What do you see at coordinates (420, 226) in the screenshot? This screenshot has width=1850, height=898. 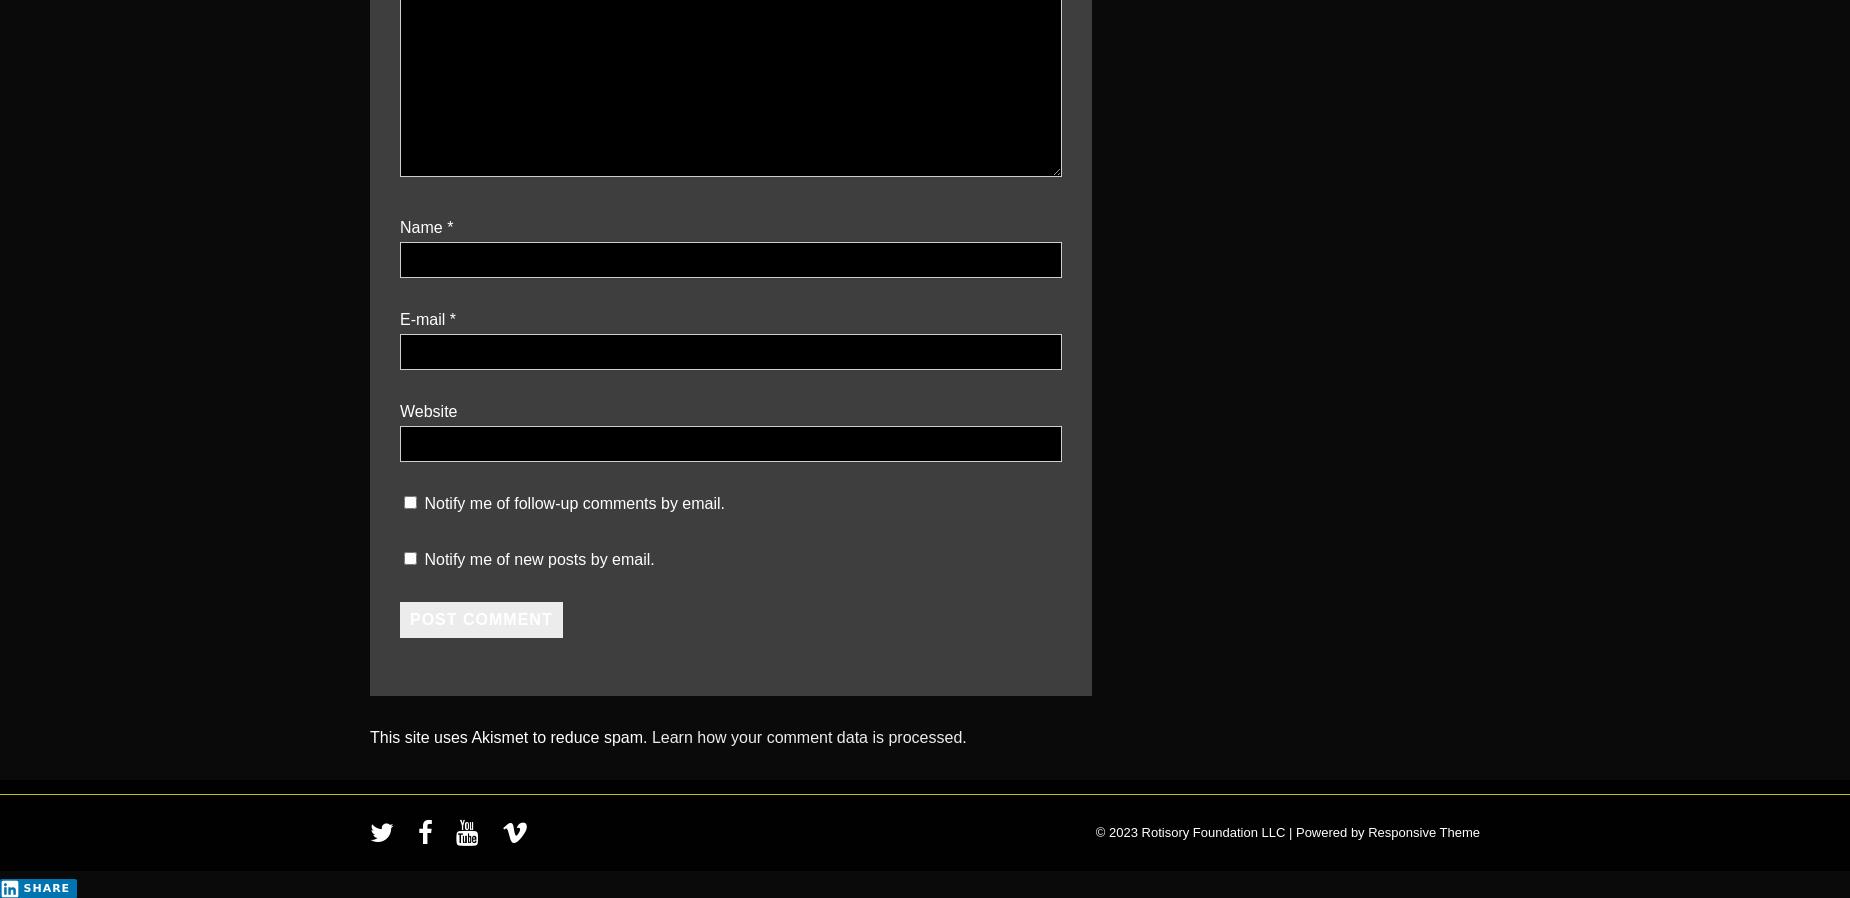 I see `'Name'` at bounding box center [420, 226].